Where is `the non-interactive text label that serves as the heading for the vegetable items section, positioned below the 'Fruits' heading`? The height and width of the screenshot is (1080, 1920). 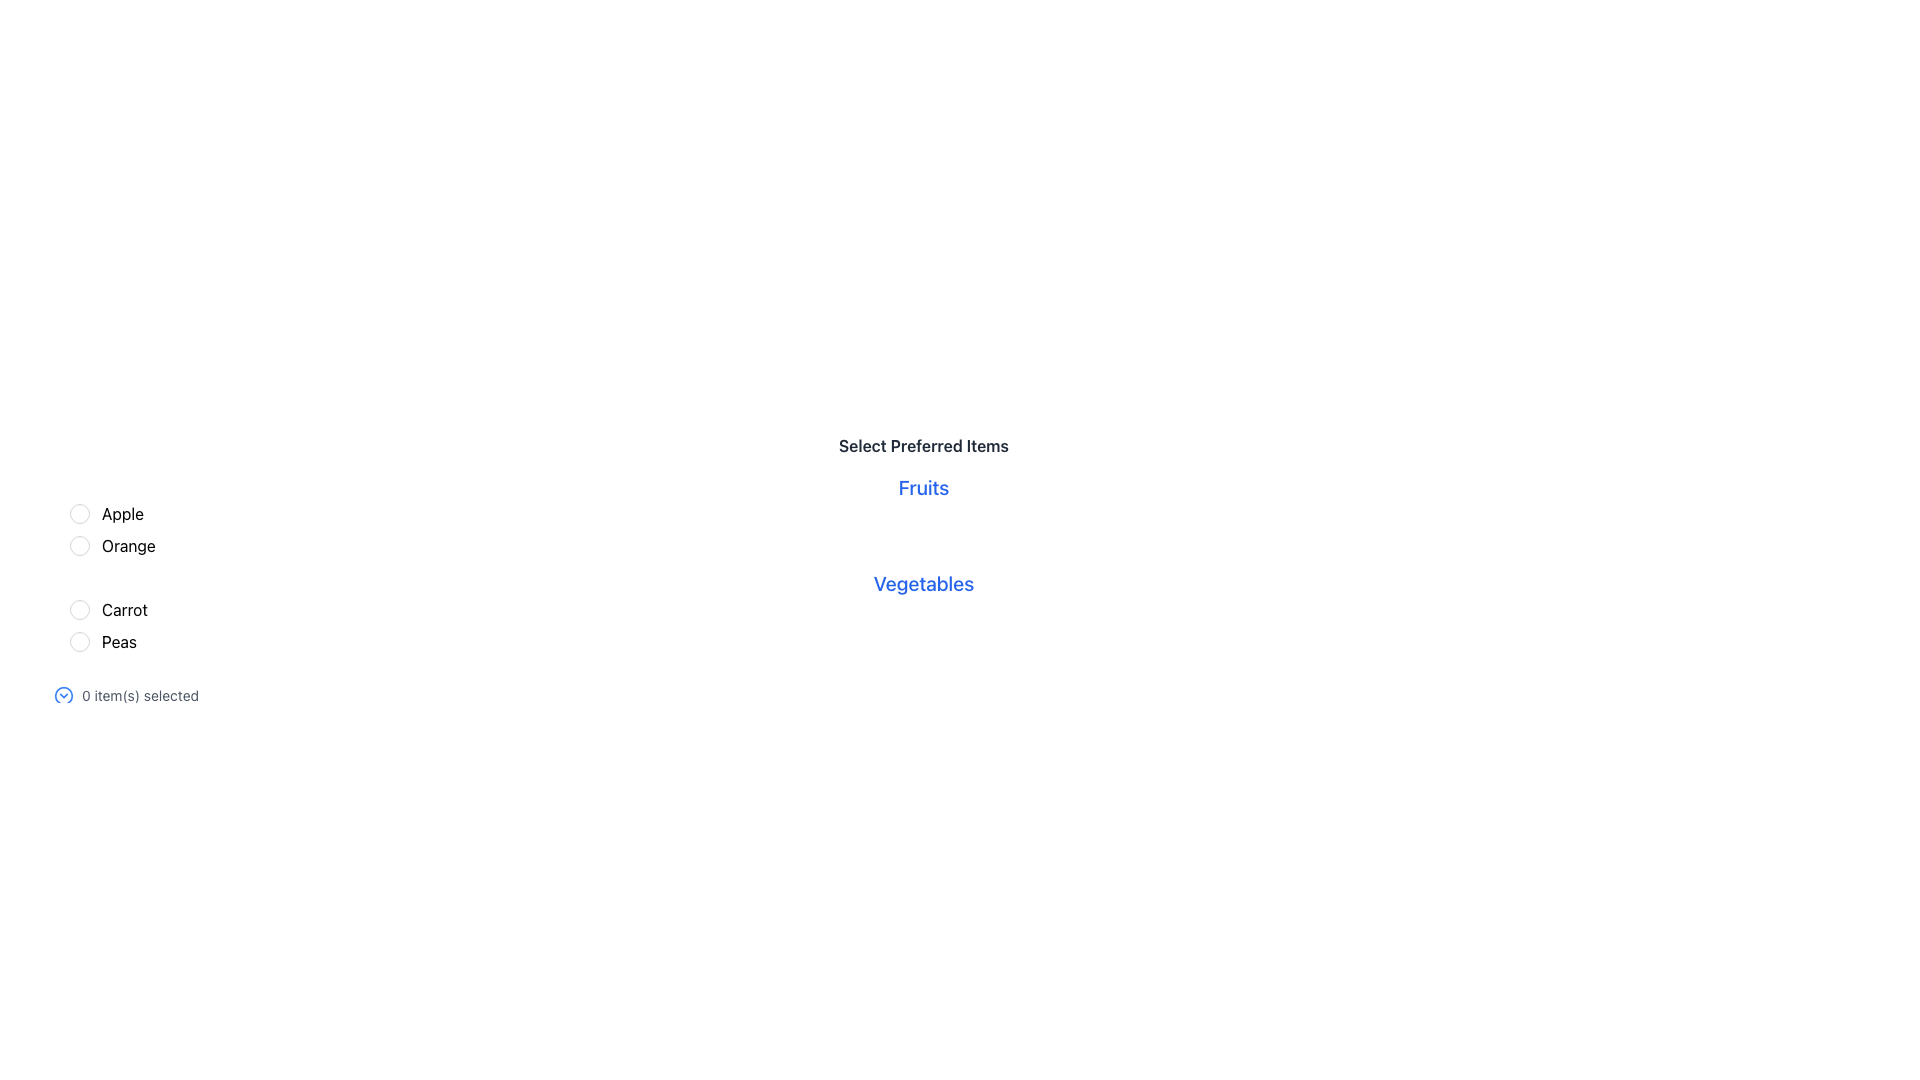
the non-interactive text label that serves as the heading for the vegetable items section, positioned below the 'Fruits' heading is located at coordinates (923, 583).